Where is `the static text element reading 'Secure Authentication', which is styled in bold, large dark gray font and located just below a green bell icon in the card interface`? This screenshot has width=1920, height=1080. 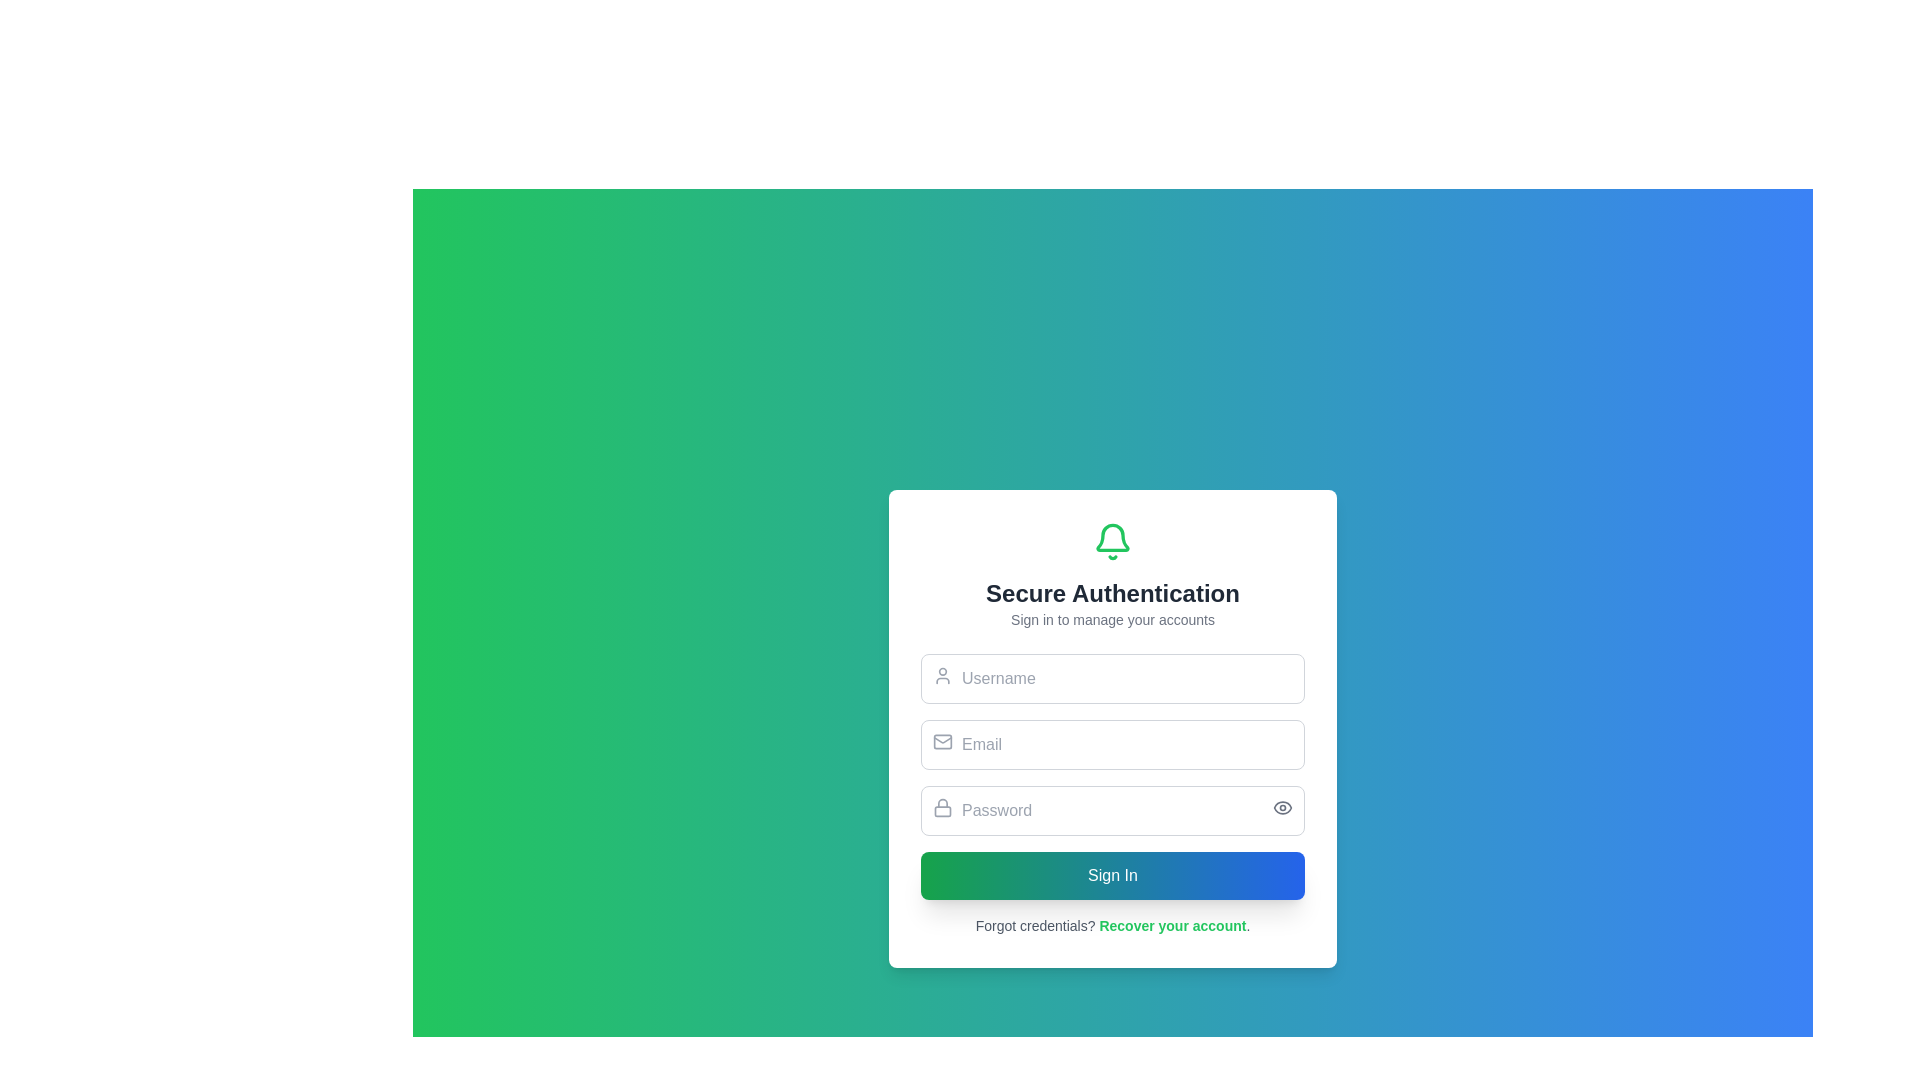 the static text element reading 'Secure Authentication', which is styled in bold, large dark gray font and located just below a green bell icon in the card interface is located at coordinates (1112, 593).